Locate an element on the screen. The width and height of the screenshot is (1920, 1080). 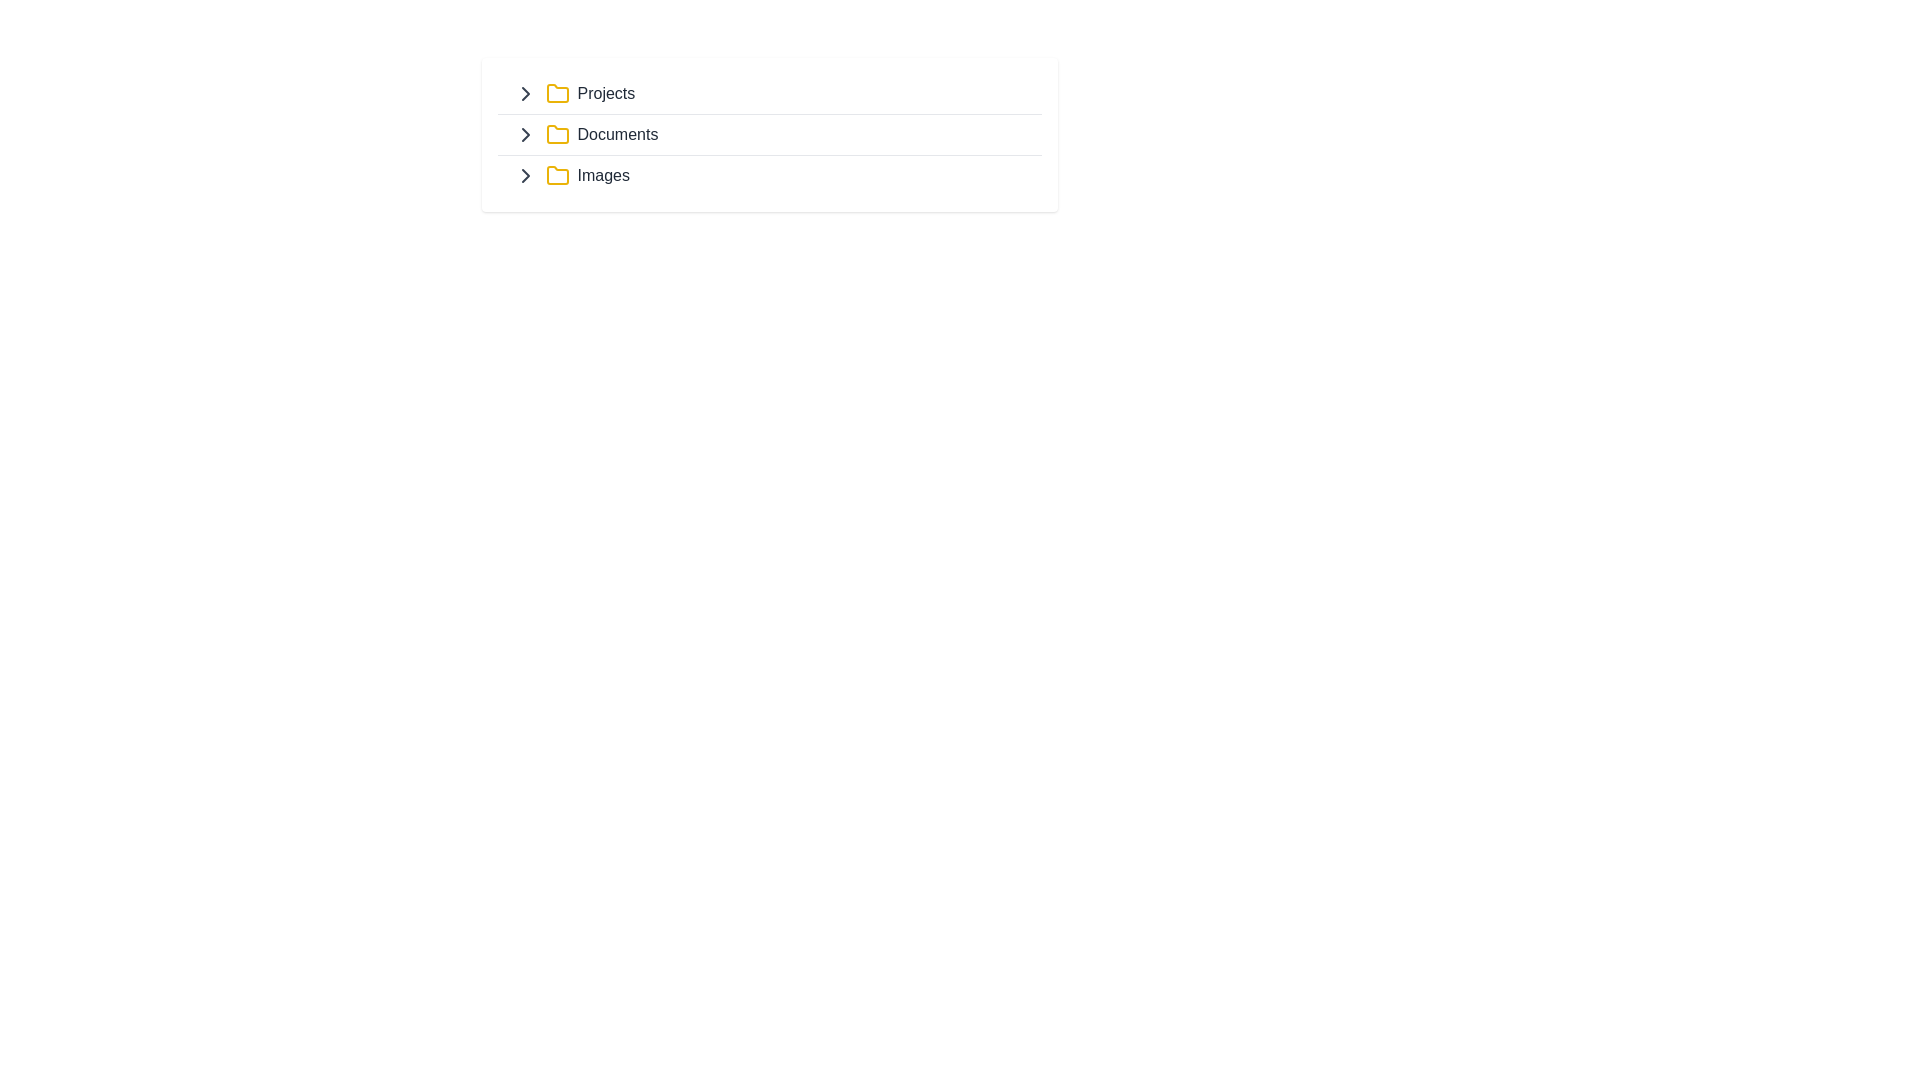
the 'Documents' interactive file or folder entry in the navigation panel is located at coordinates (768, 135).